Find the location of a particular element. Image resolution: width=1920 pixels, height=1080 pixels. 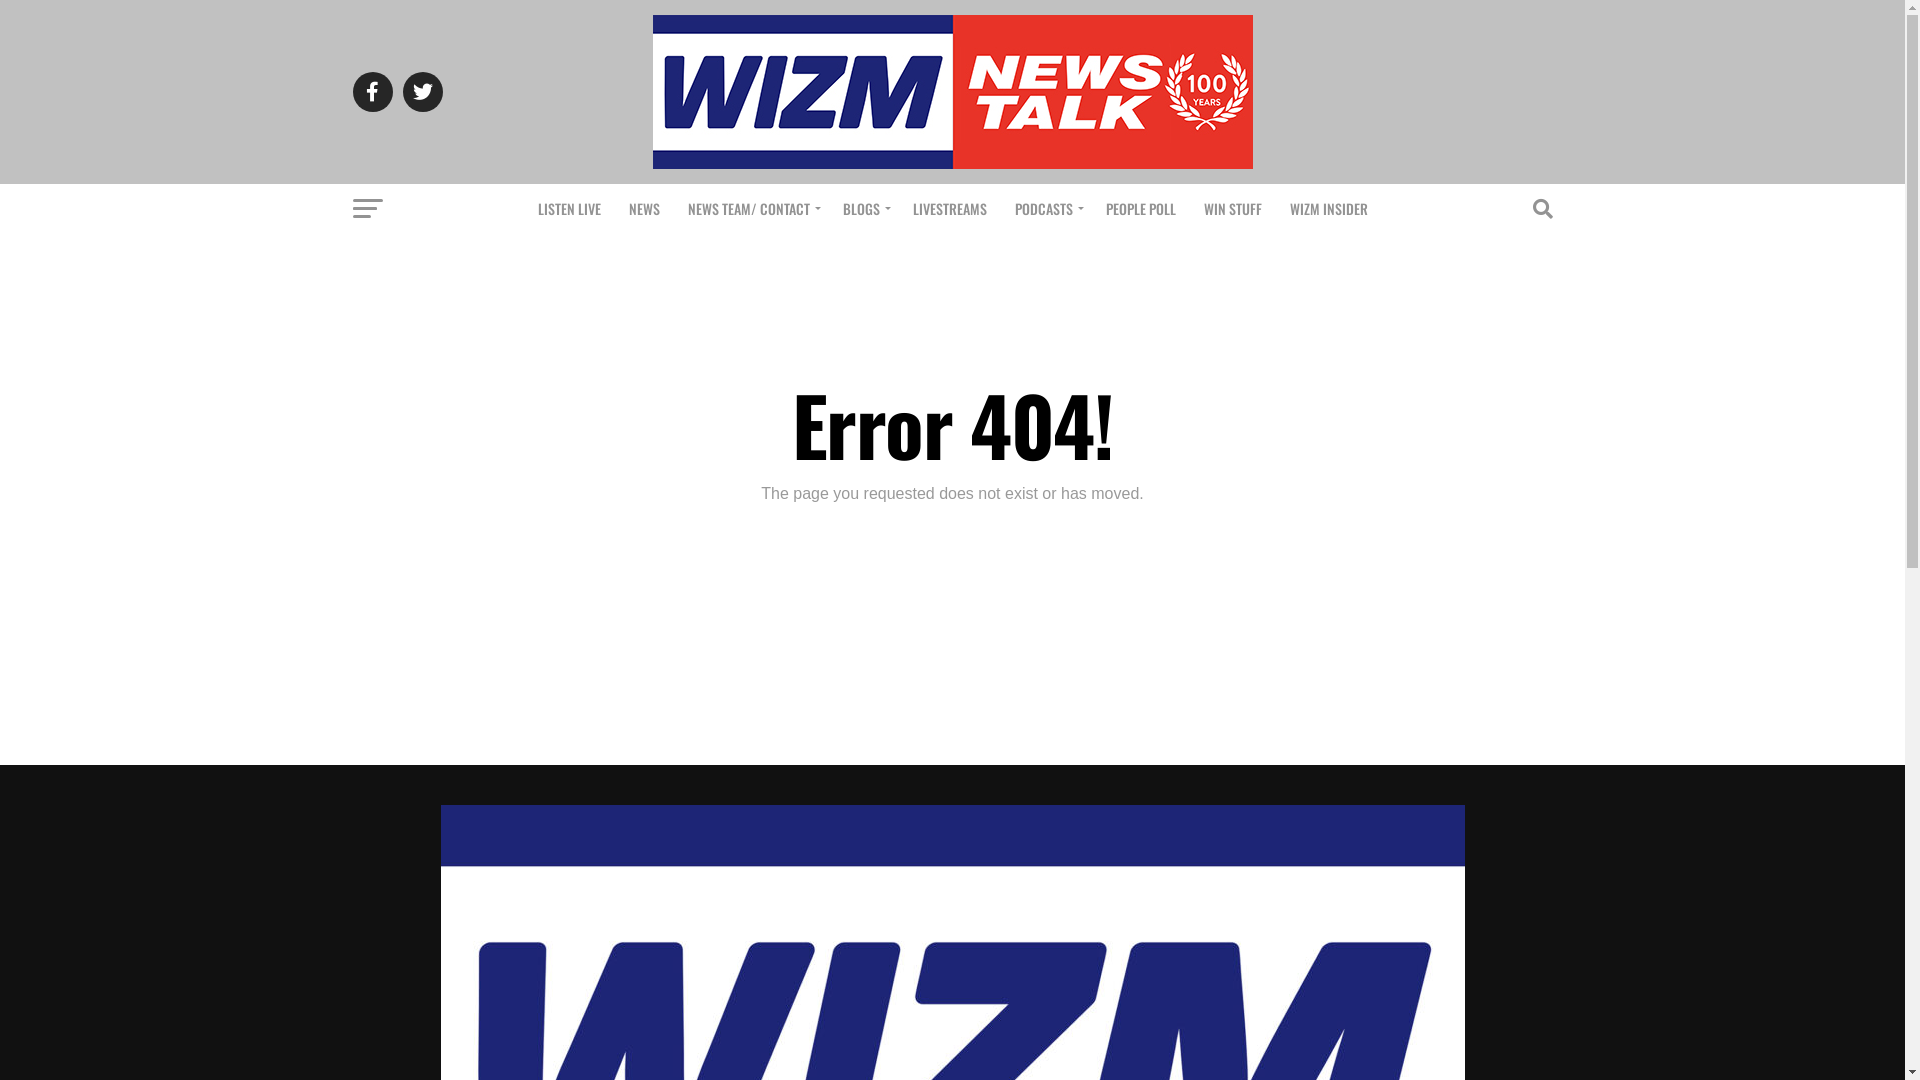

'WIN STUFF' is located at coordinates (1232, 208).